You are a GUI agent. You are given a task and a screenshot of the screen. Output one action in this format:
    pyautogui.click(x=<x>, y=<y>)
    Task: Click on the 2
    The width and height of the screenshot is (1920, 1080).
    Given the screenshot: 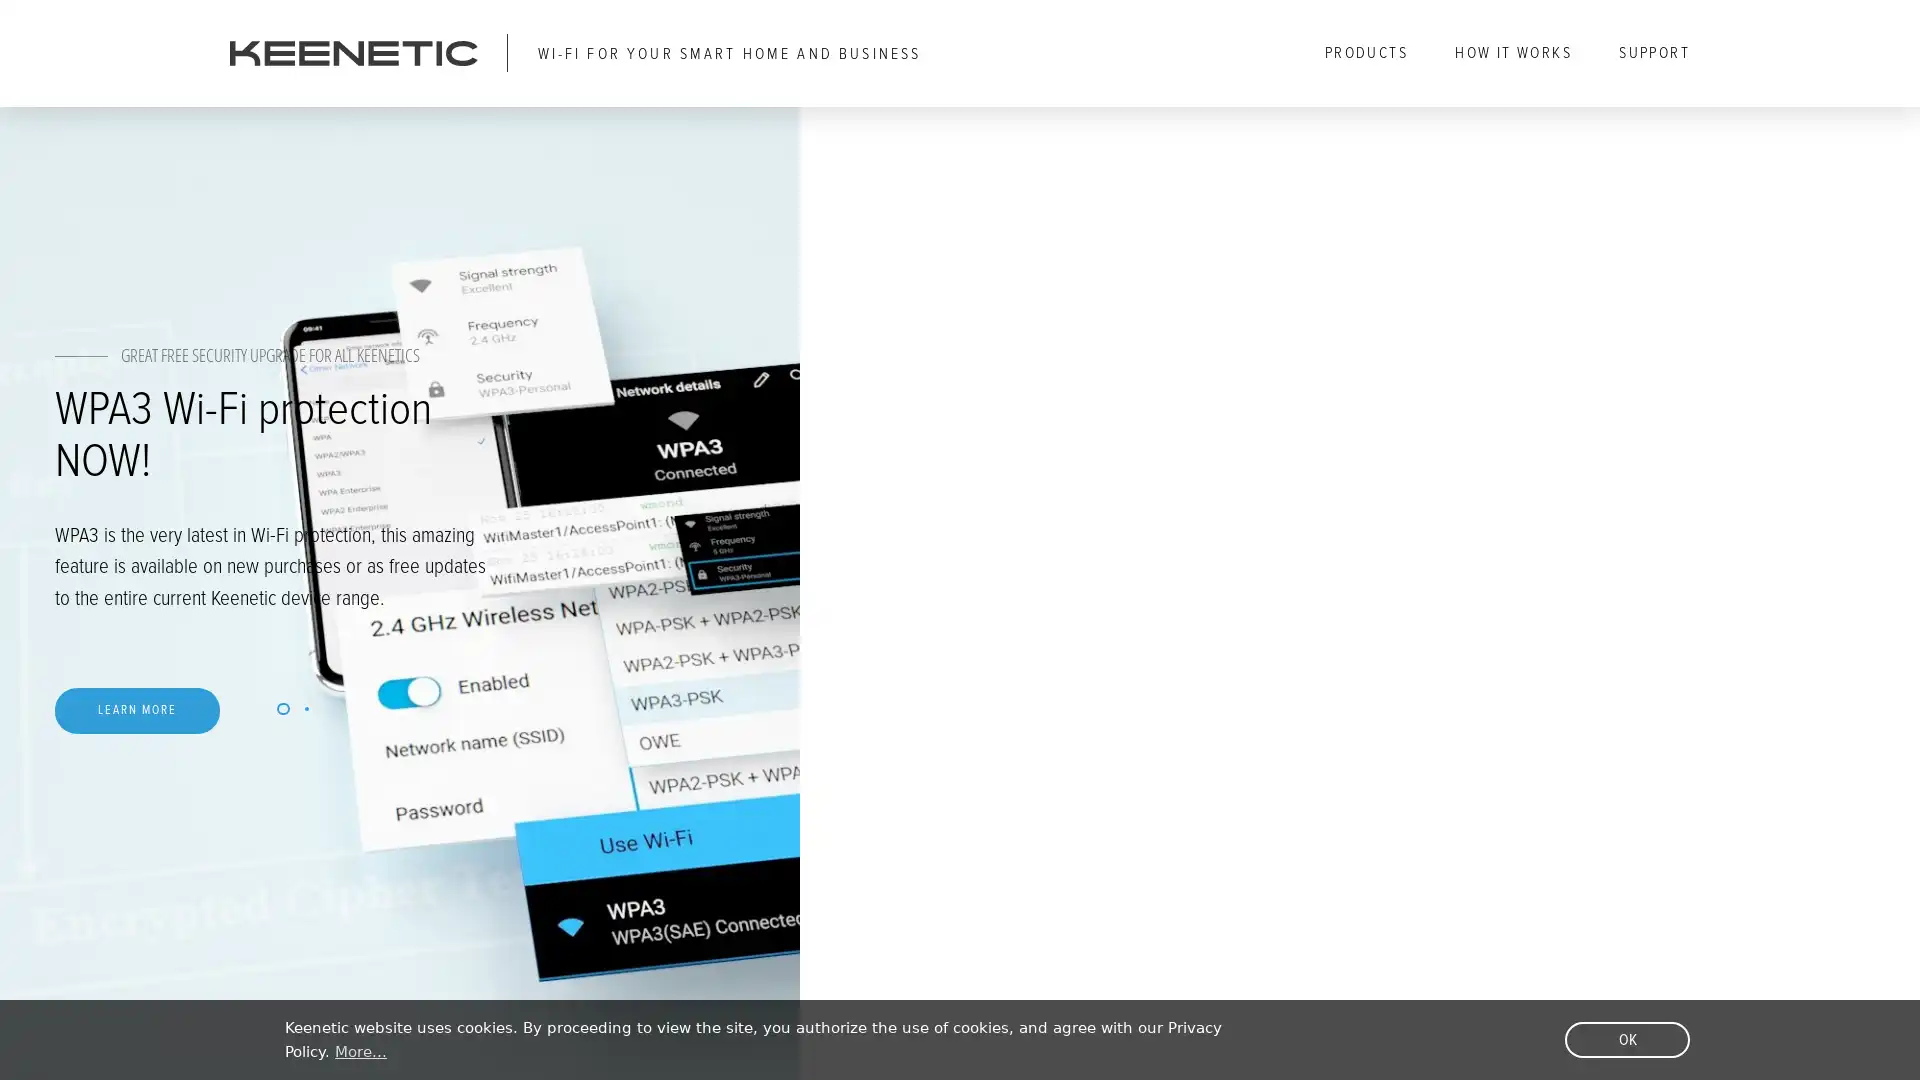 What is the action you would take?
    pyautogui.click(x=623, y=753)
    